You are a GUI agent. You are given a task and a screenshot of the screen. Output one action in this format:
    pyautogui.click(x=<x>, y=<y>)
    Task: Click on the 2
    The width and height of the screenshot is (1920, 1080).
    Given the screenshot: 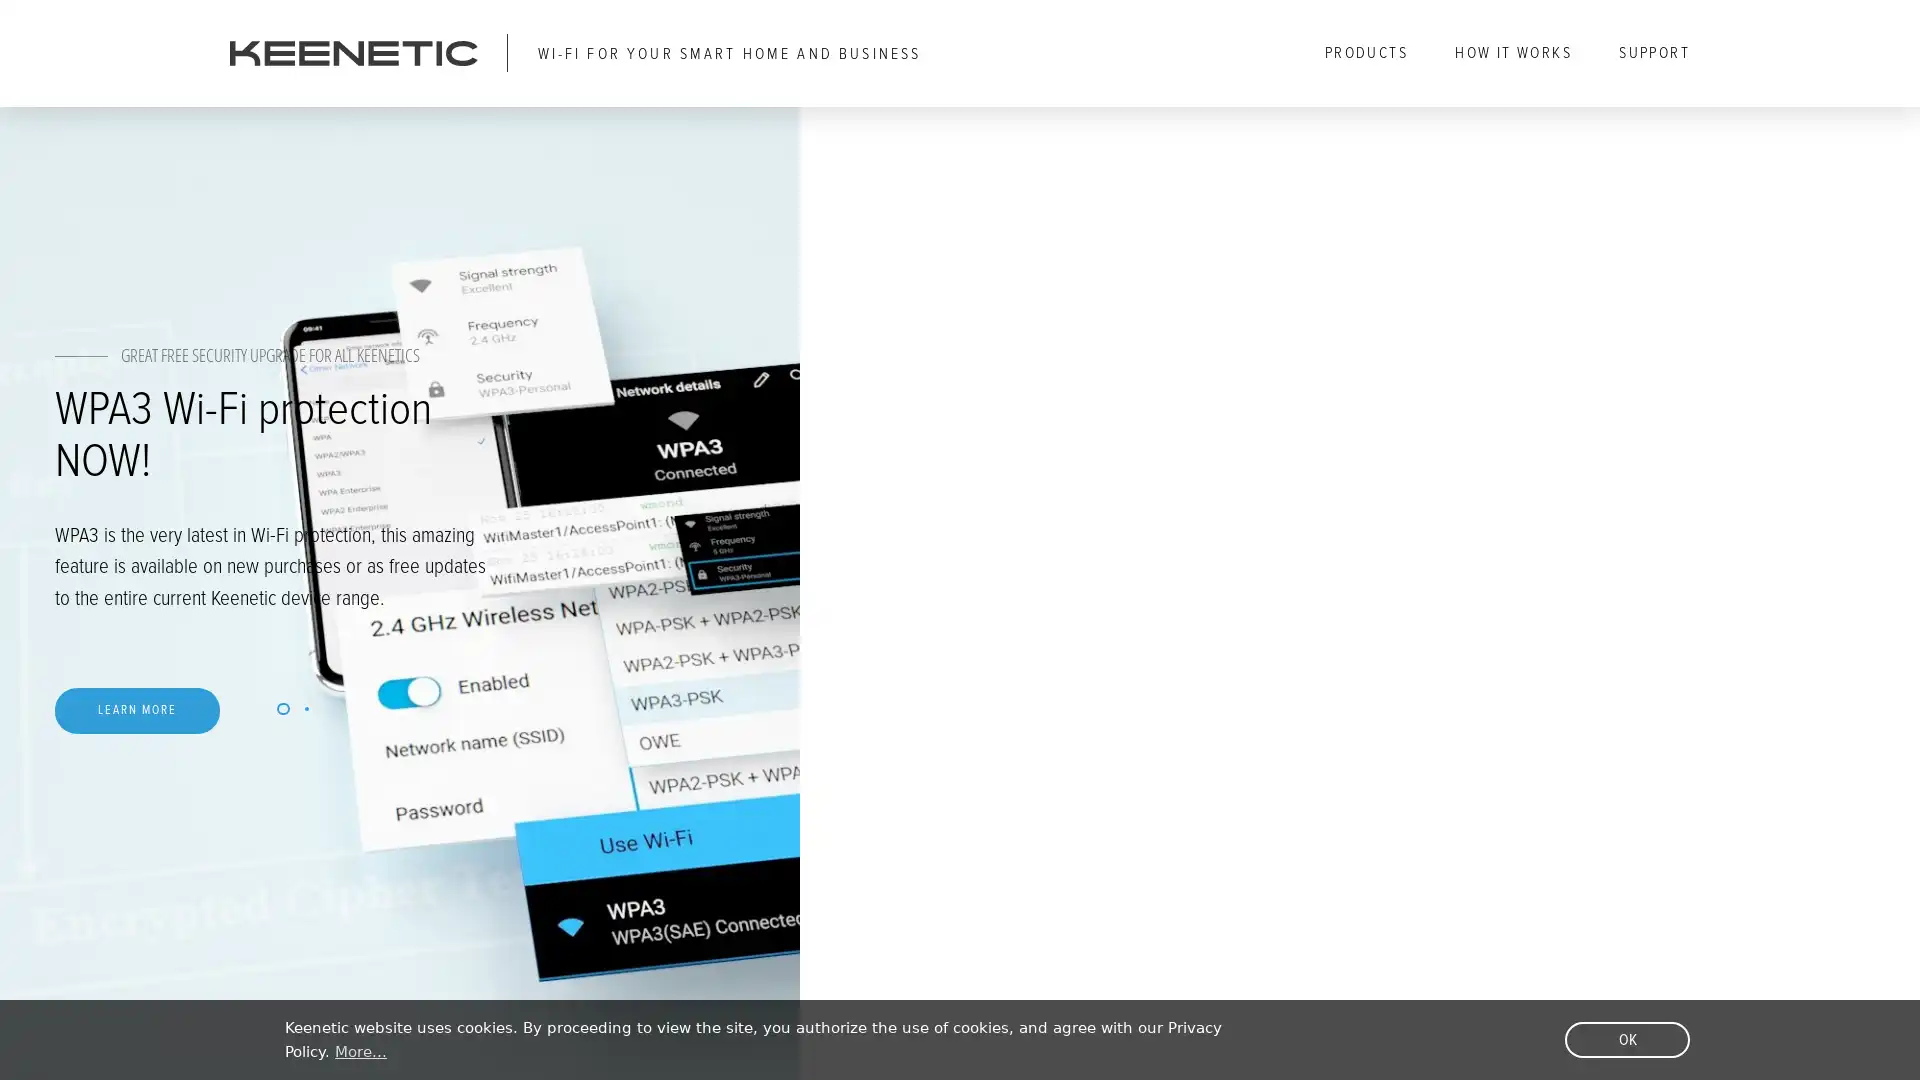 What is the action you would take?
    pyautogui.click(x=623, y=753)
    